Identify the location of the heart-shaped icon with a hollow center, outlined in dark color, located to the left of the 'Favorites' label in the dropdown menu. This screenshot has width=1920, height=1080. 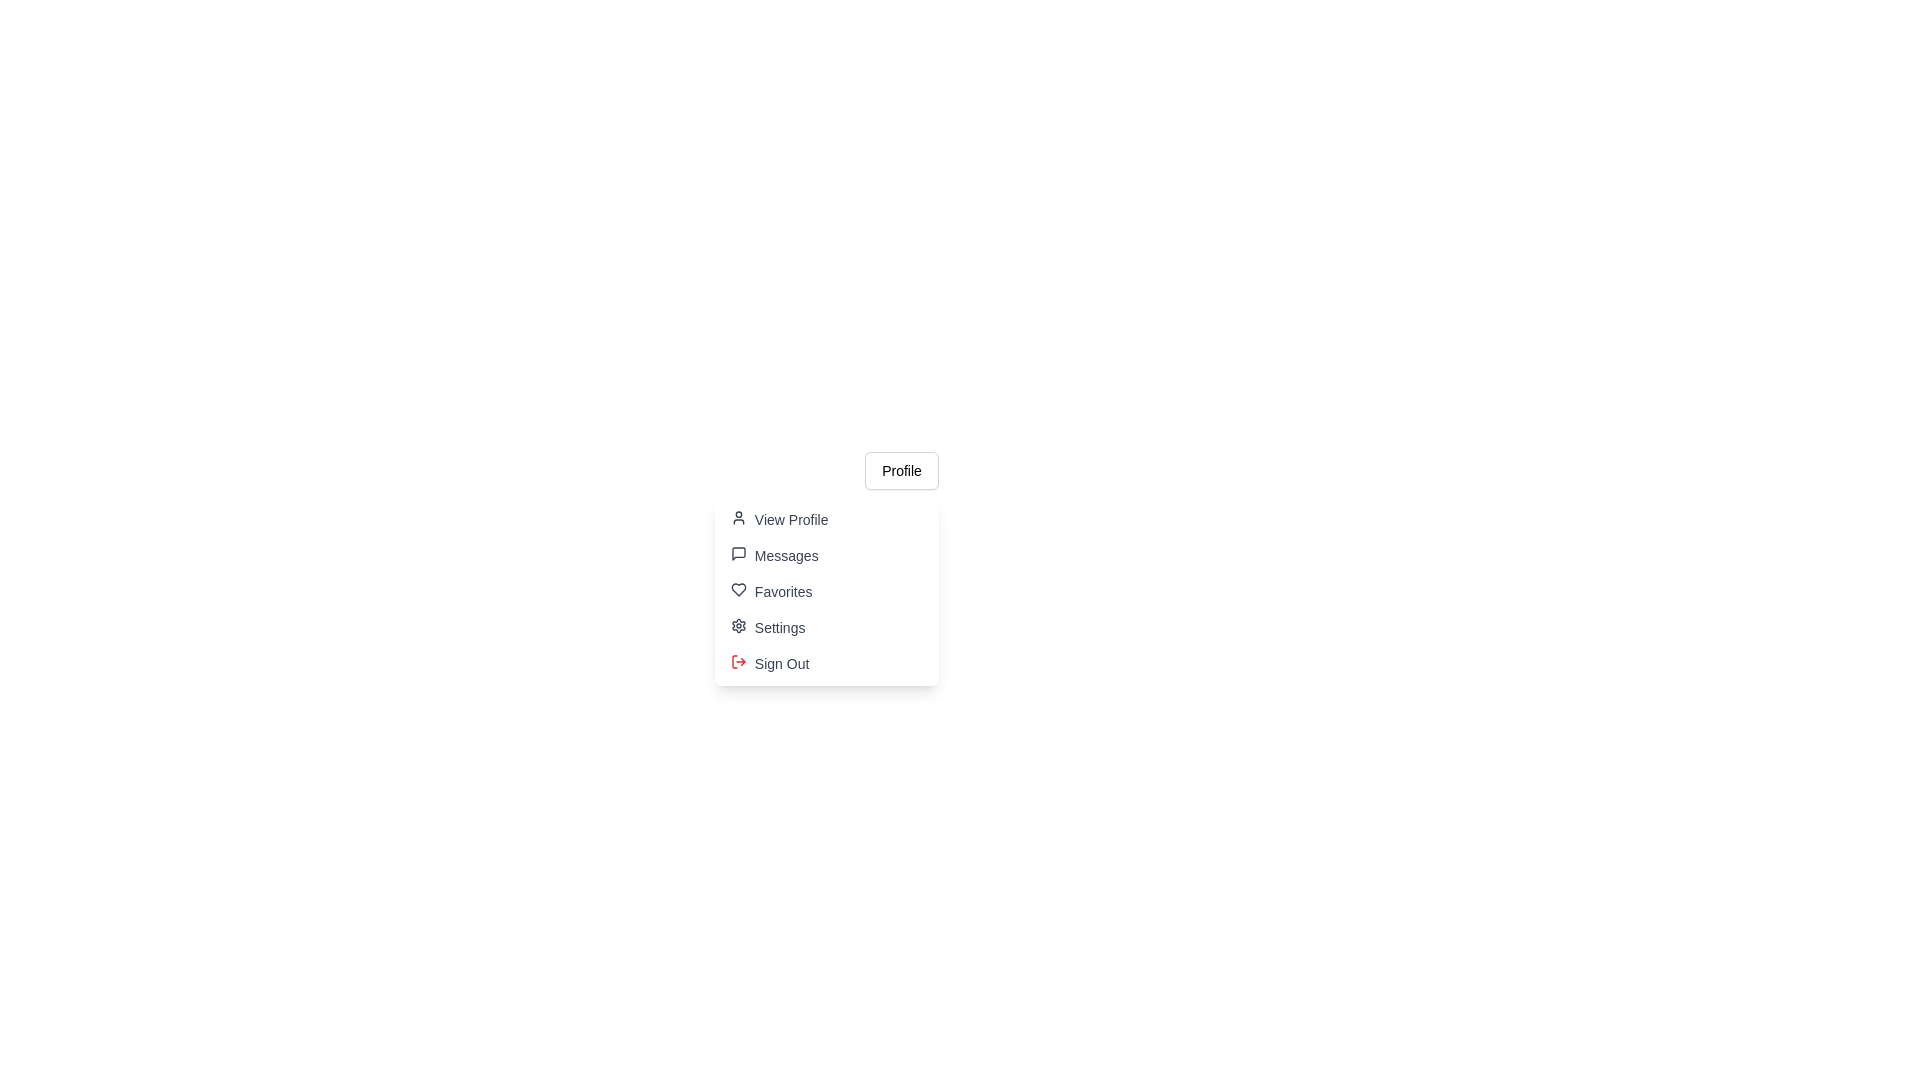
(737, 589).